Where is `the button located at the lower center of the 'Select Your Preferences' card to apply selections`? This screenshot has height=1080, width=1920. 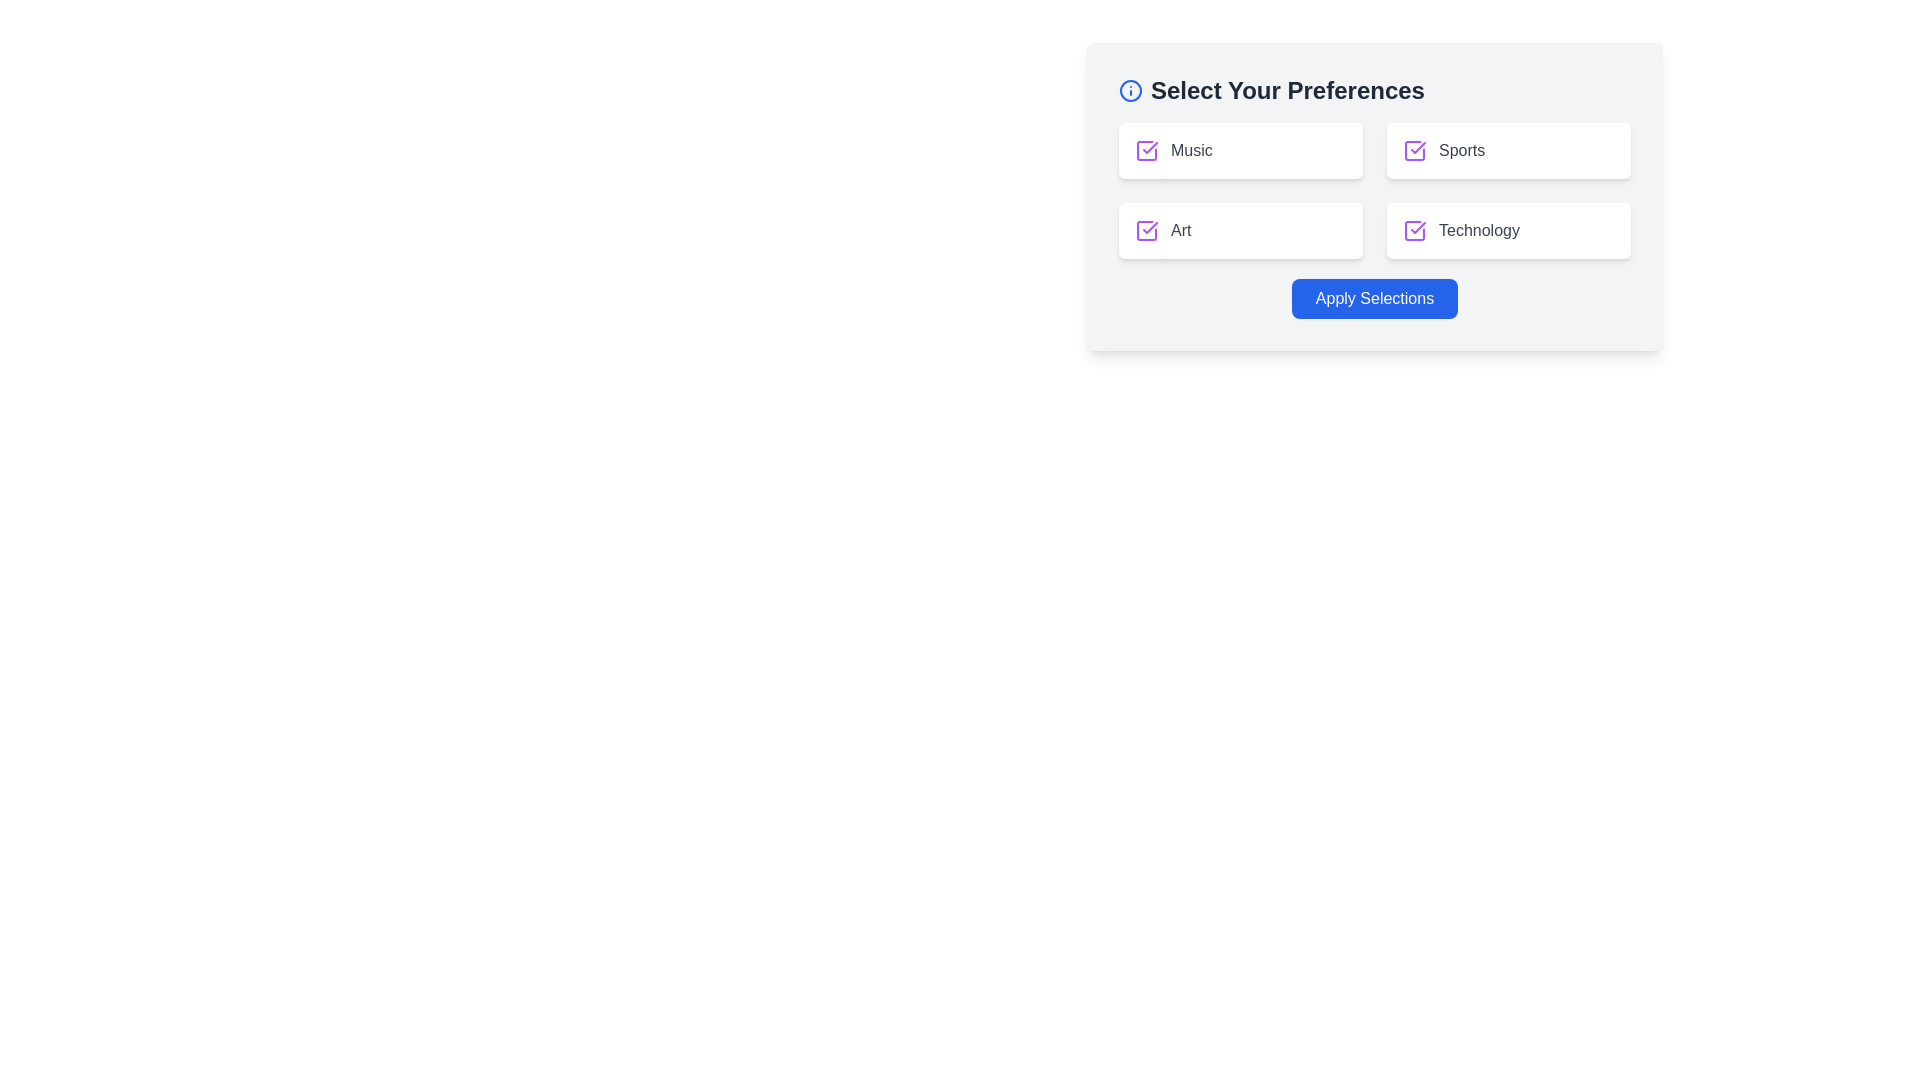 the button located at the lower center of the 'Select Your Preferences' card to apply selections is located at coordinates (1372, 299).